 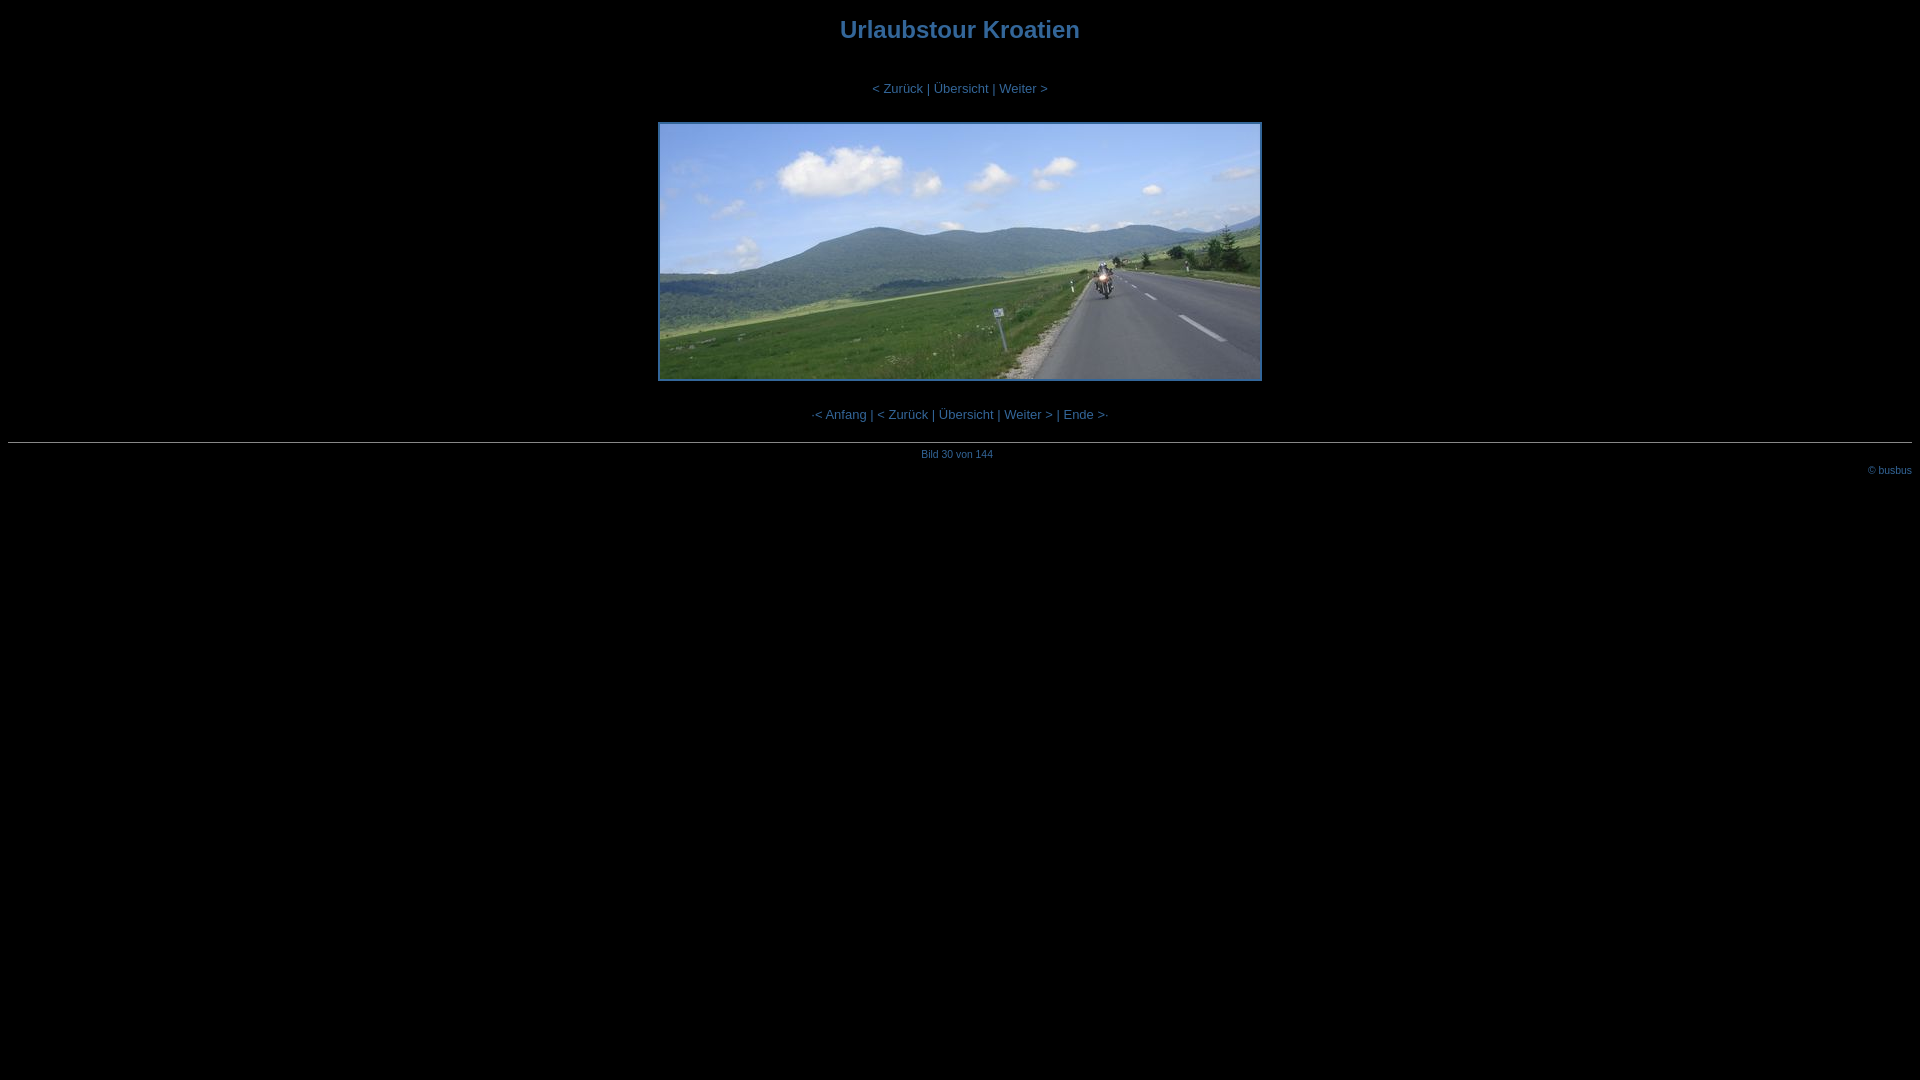 What do you see at coordinates (1028, 413) in the screenshot?
I see `'Weiter >'` at bounding box center [1028, 413].